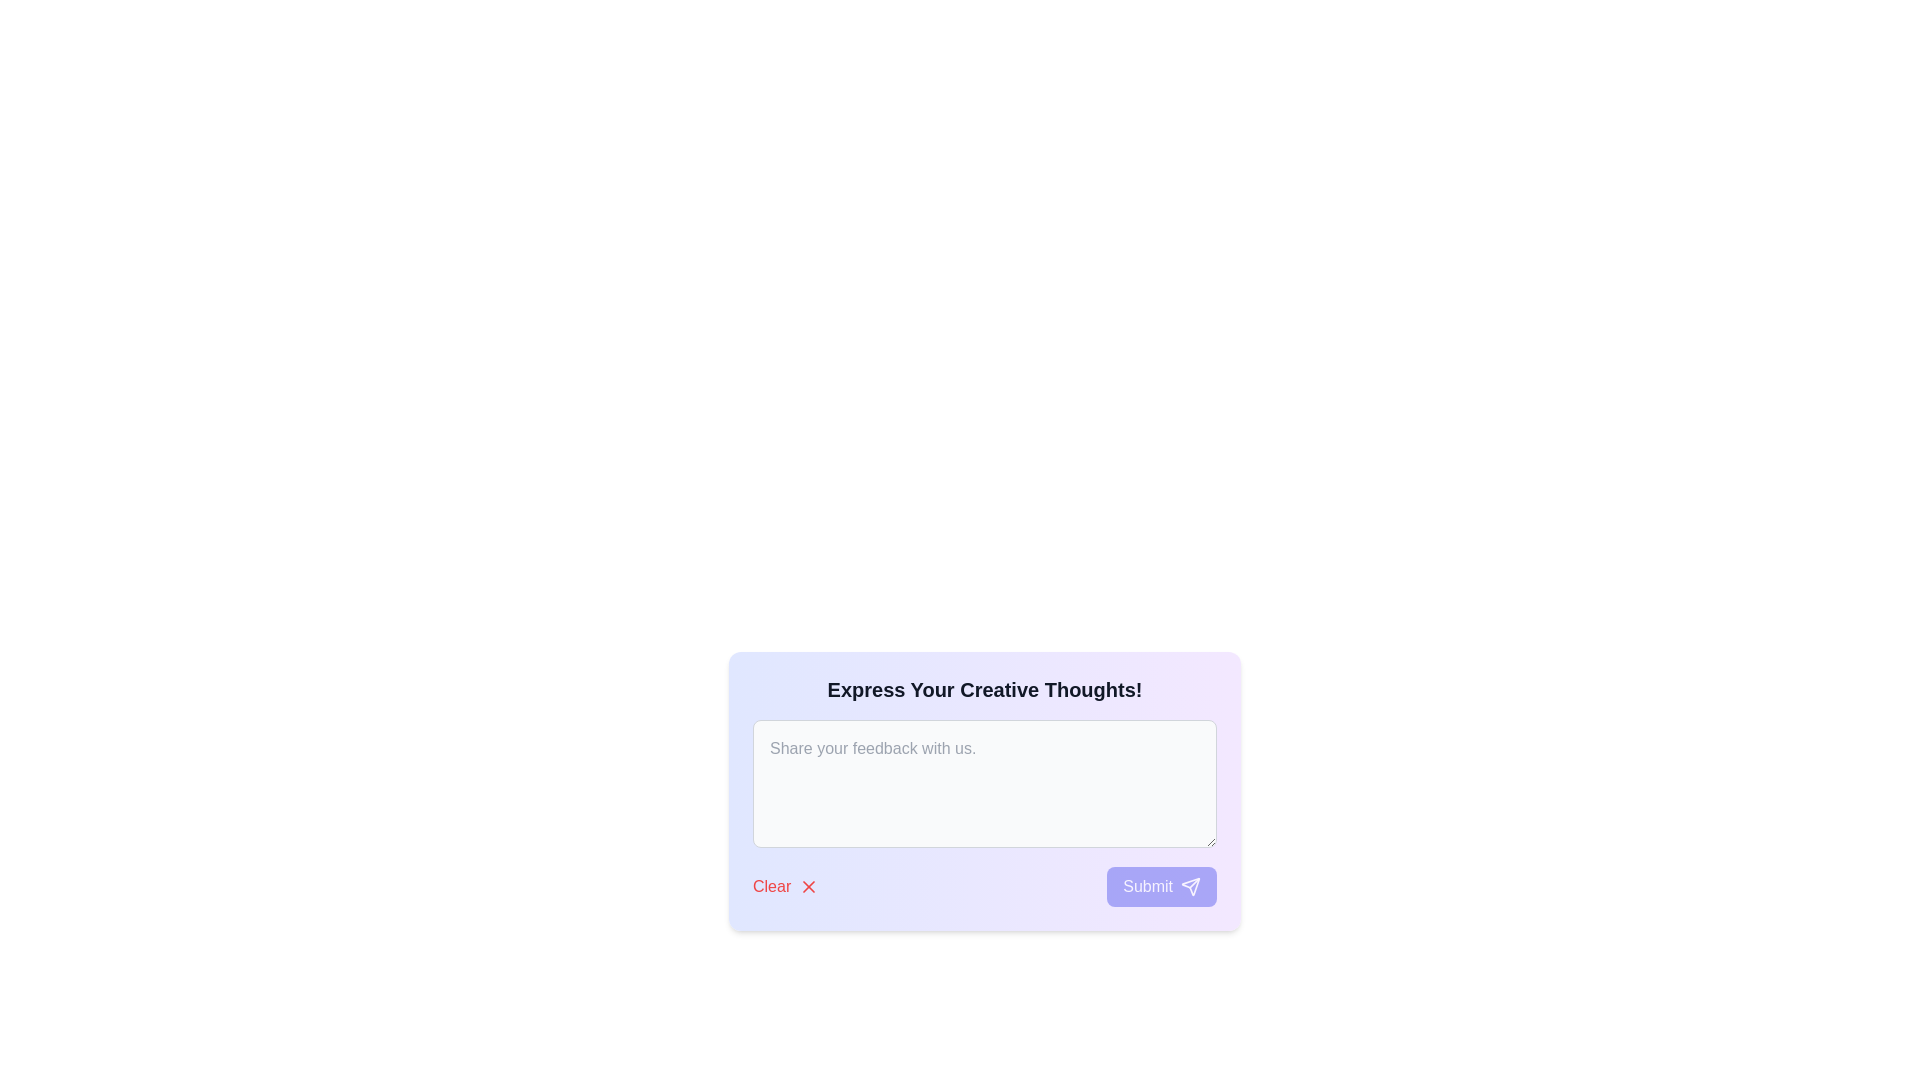  What do you see at coordinates (1190, 886) in the screenshot?
I see `the paper airplane icon located on the right side of the 'Submit' button` at bounding box center [1190, 886].